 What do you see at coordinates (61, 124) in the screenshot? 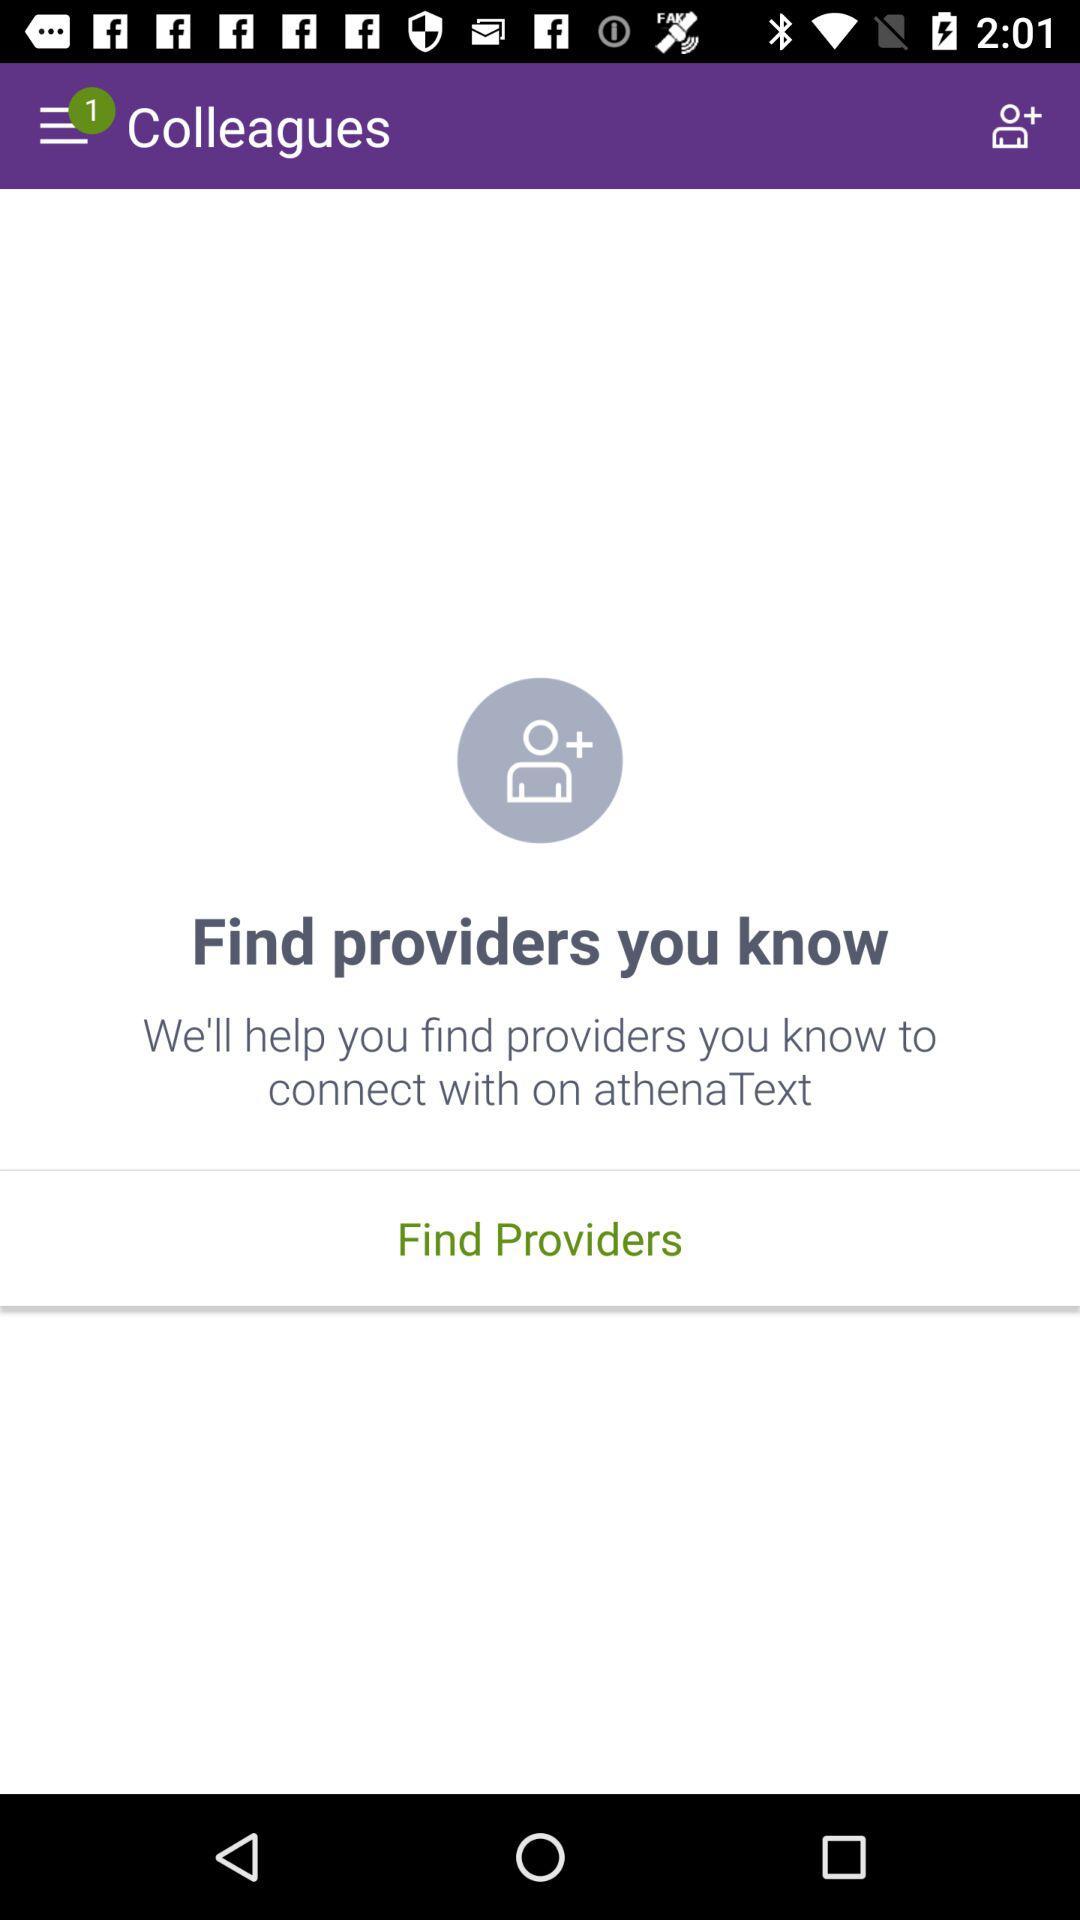
I see `menu` at bounding box center [61, 124].